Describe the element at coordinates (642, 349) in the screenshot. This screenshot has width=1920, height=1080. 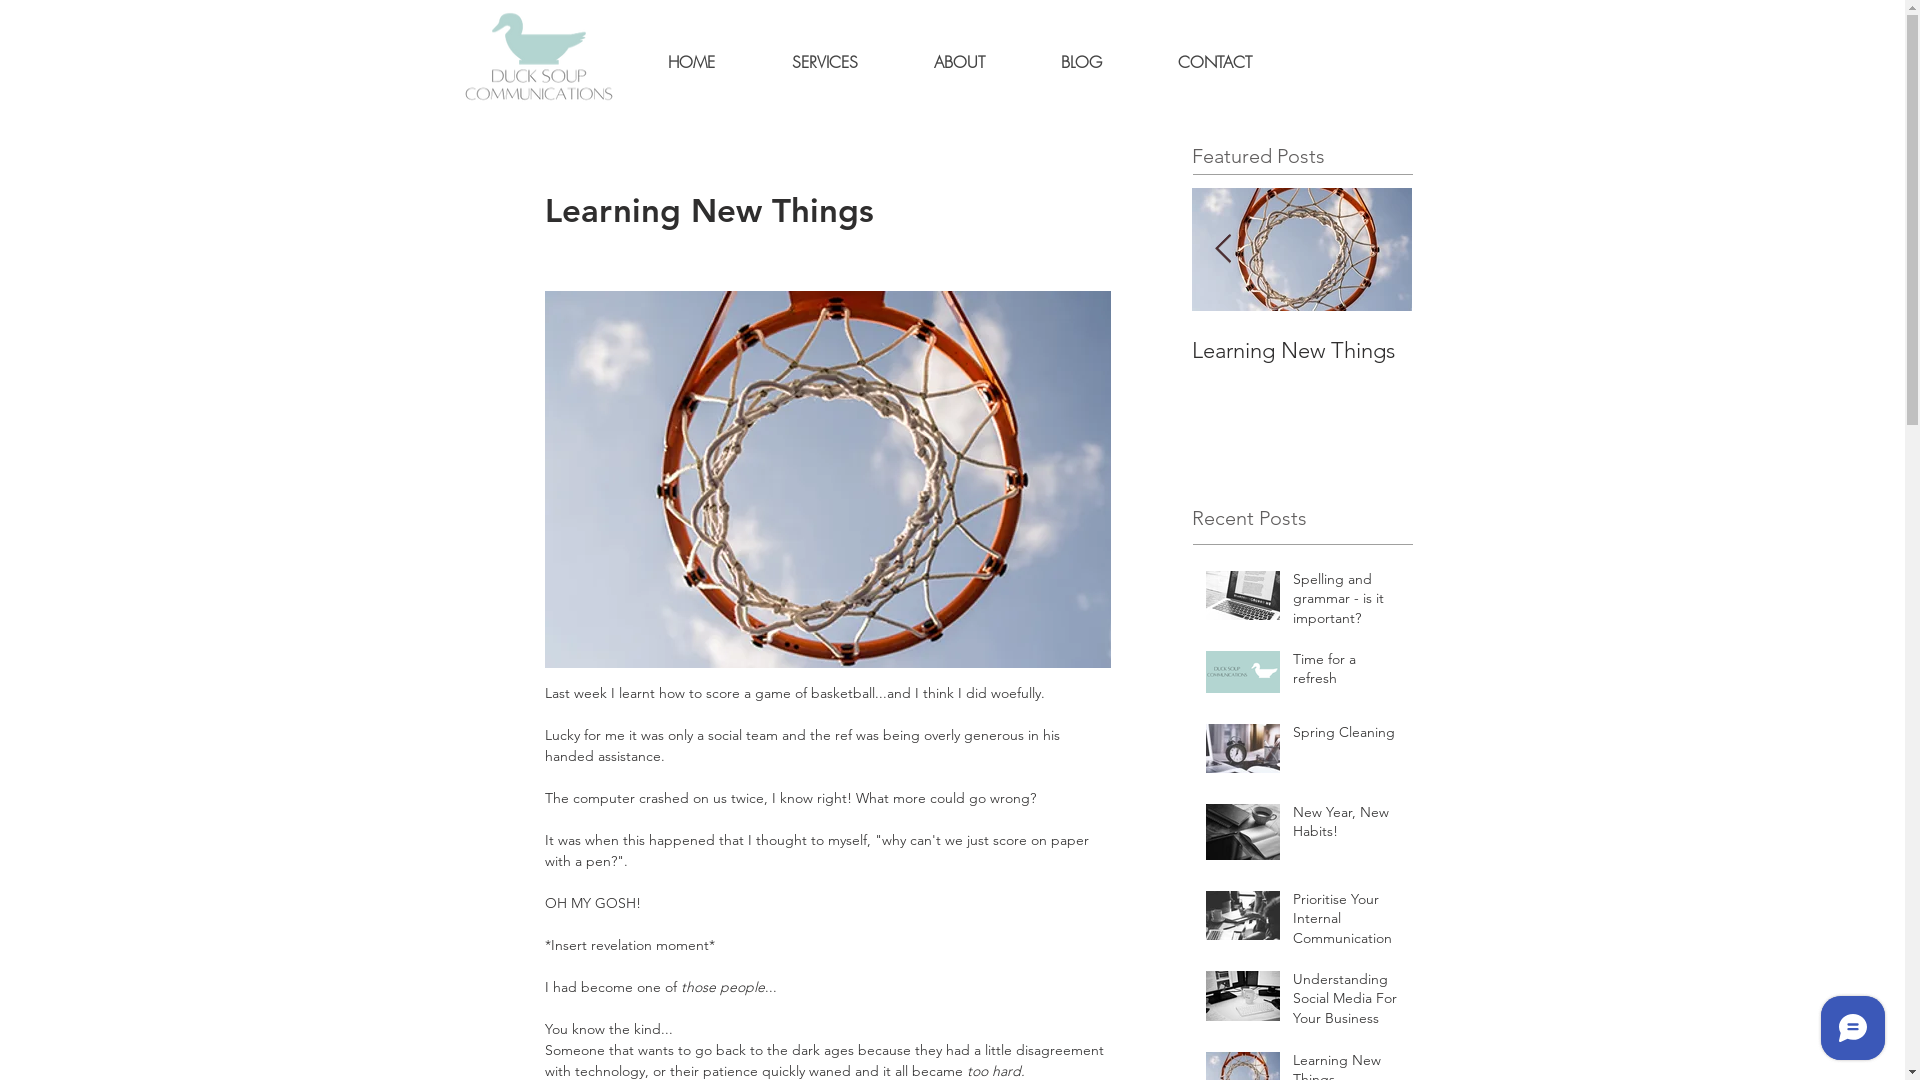
I see `'New Year, New Habits!'` at that location.